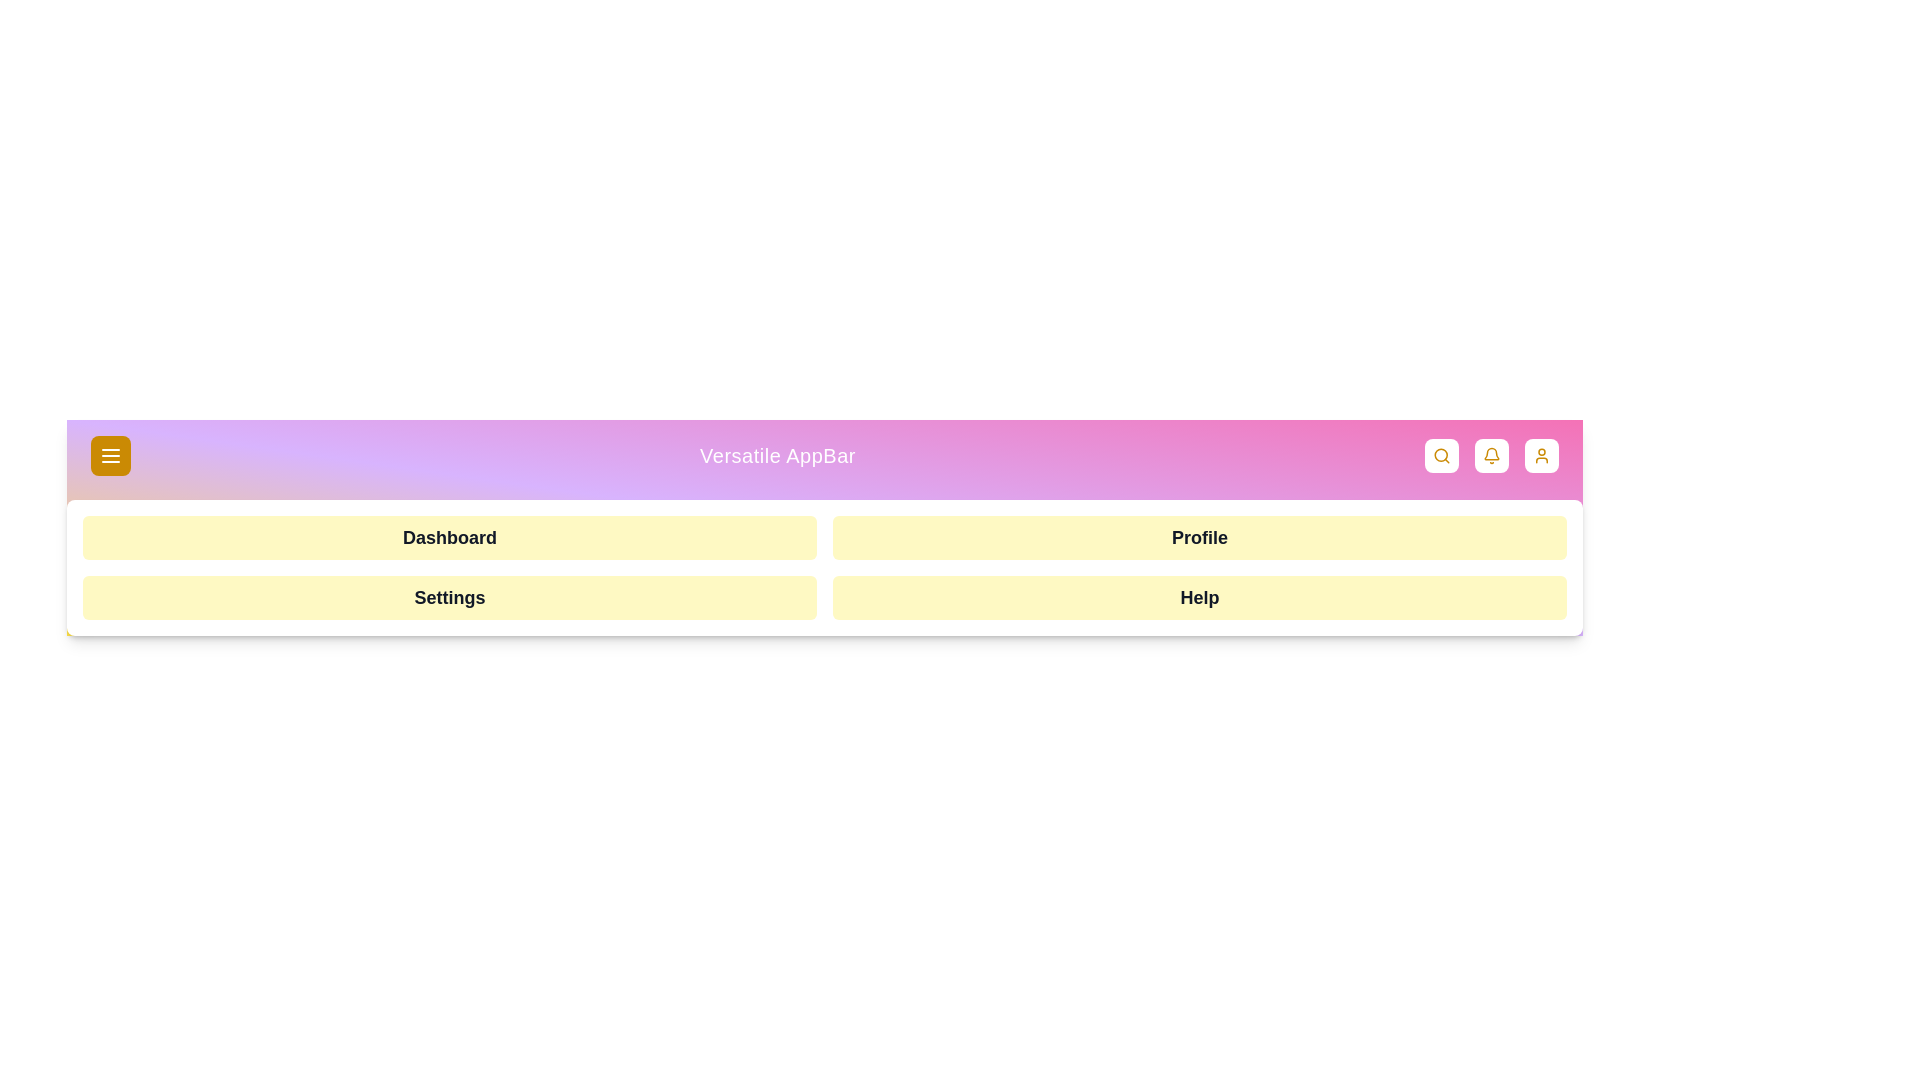  I want to click on the menu option Help, so click(1200, 596).